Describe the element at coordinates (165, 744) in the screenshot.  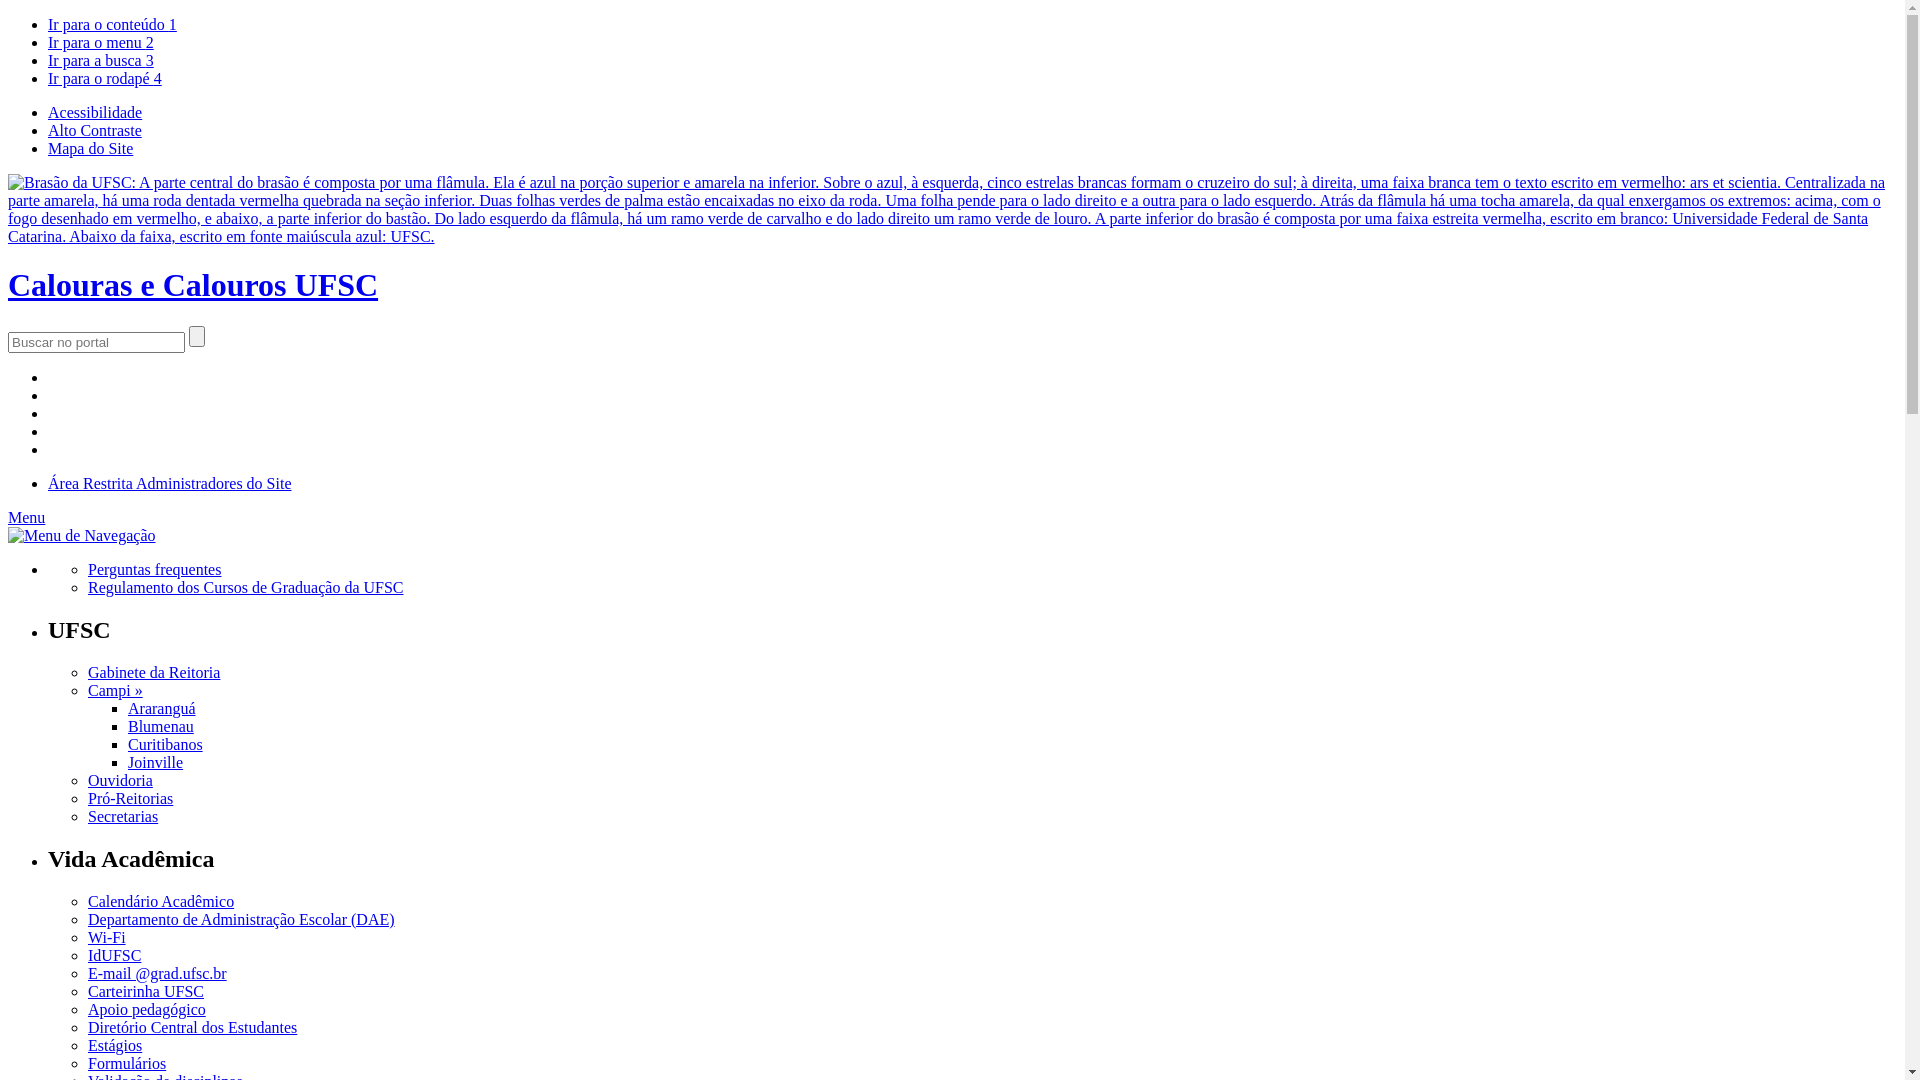
I see `'Curitibanos'` at that location.